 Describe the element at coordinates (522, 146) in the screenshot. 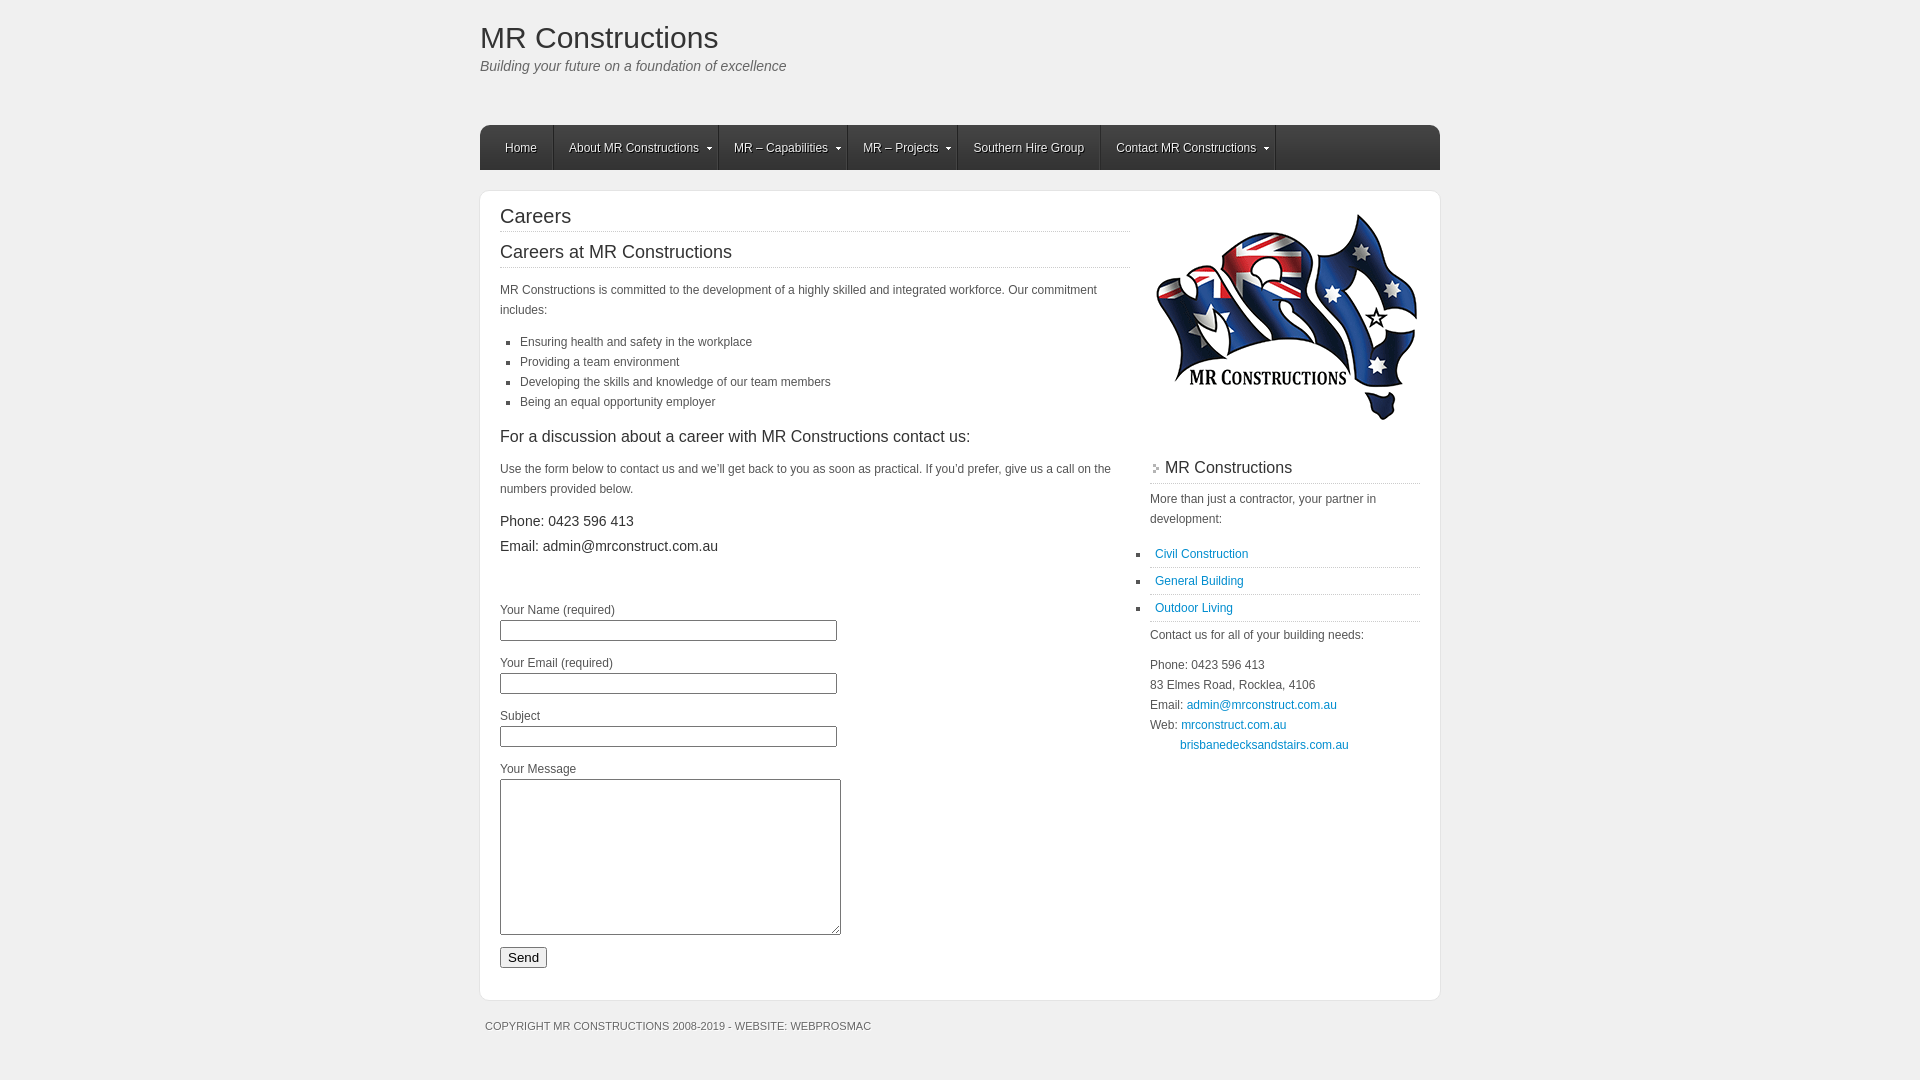

I see `'Home'` at that location.